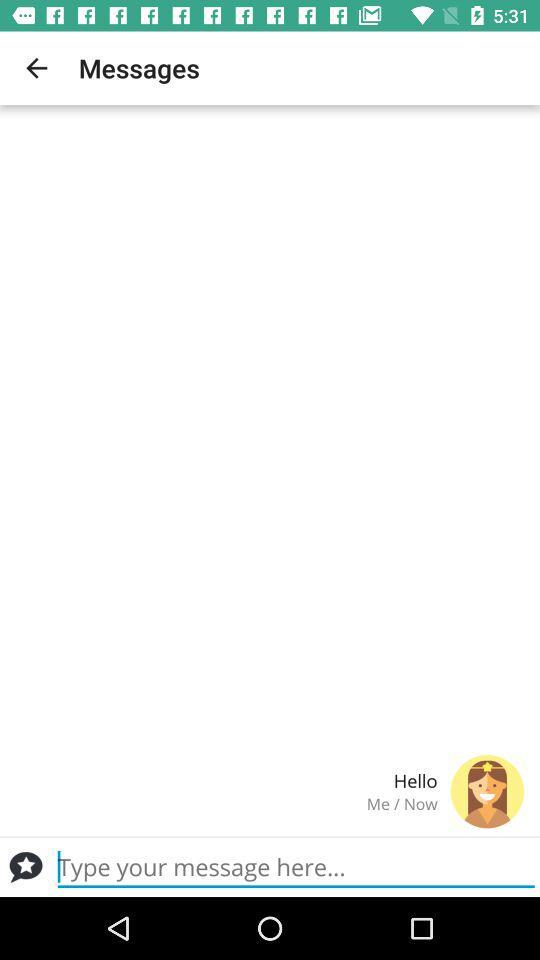 Image resolution: width=540 pixels, height=960 pixels. I want to click on the chat icon, so click(25, 866).